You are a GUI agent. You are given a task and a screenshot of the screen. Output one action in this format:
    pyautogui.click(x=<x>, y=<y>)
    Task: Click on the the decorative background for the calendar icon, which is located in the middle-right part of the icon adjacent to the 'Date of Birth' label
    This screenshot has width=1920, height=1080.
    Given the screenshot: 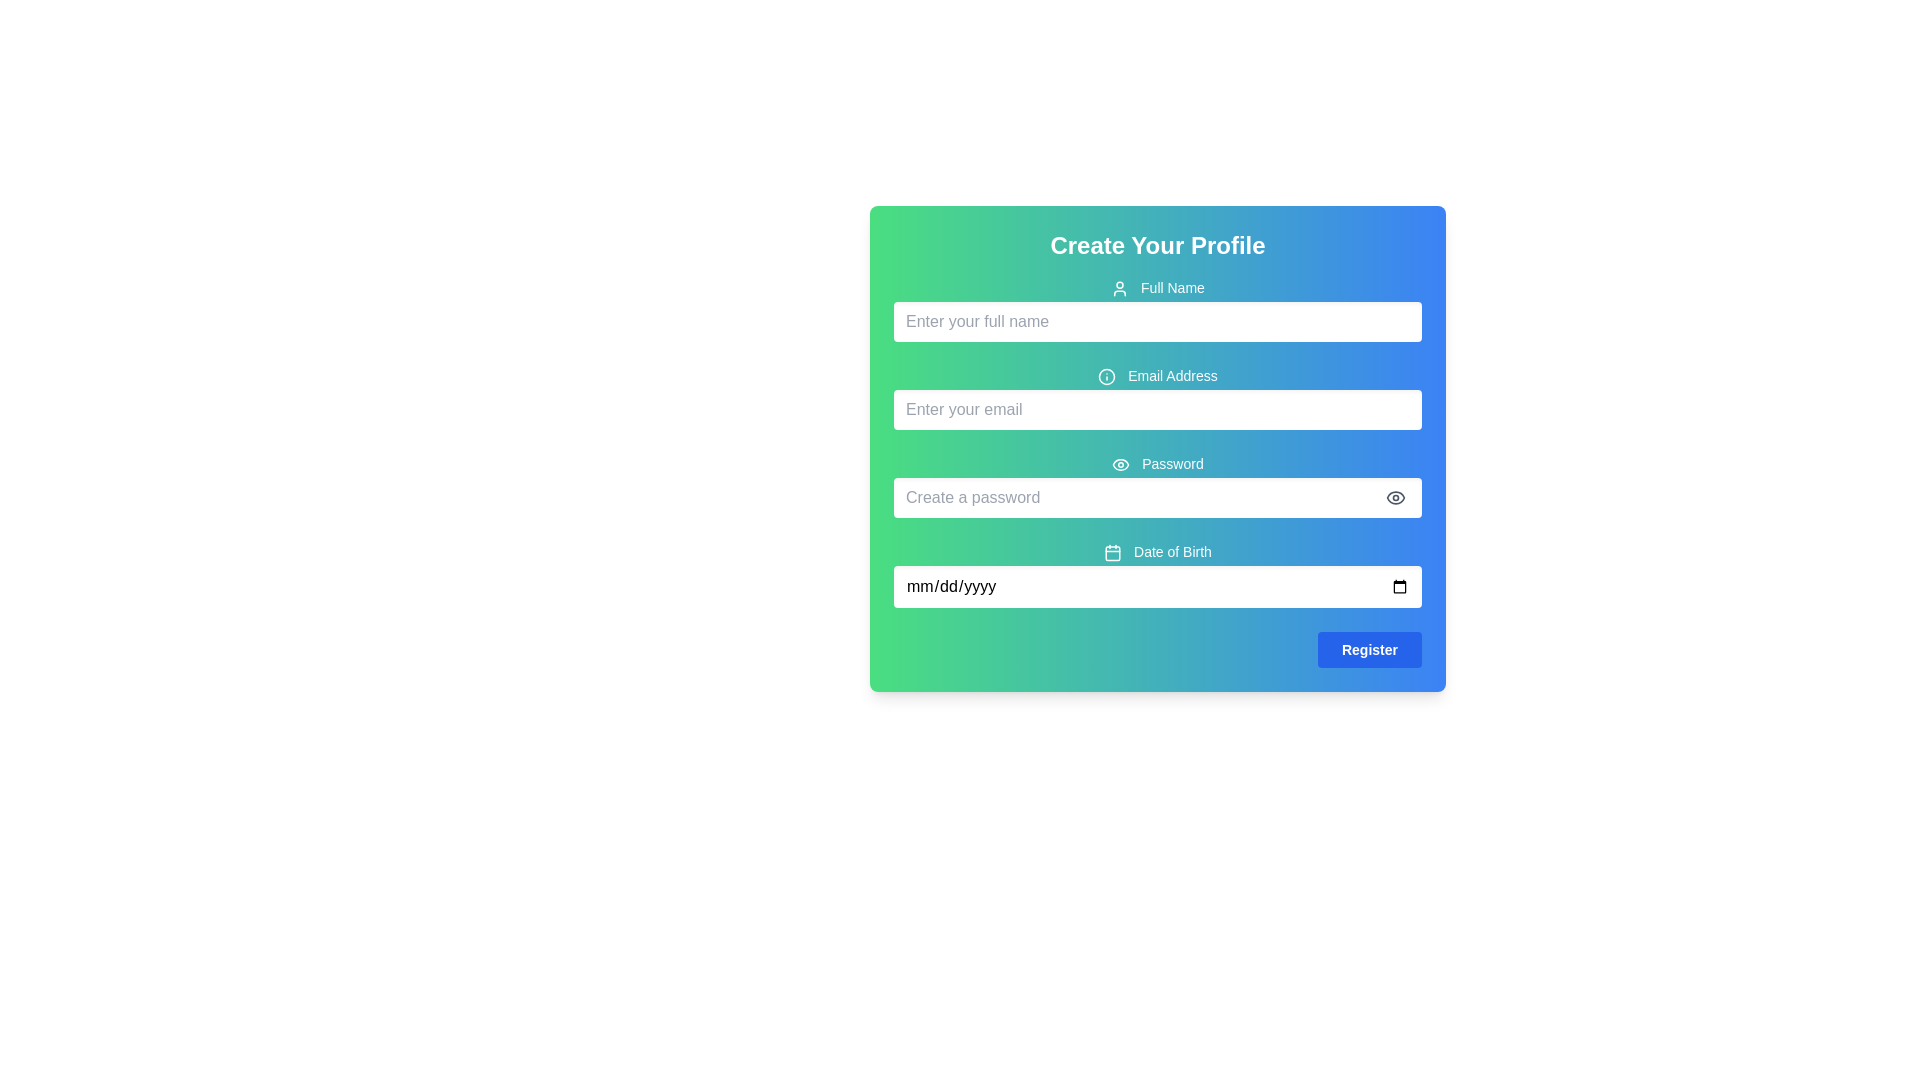 What is the action you would take?
    pyautogui.click(x=1112, y=553)
    